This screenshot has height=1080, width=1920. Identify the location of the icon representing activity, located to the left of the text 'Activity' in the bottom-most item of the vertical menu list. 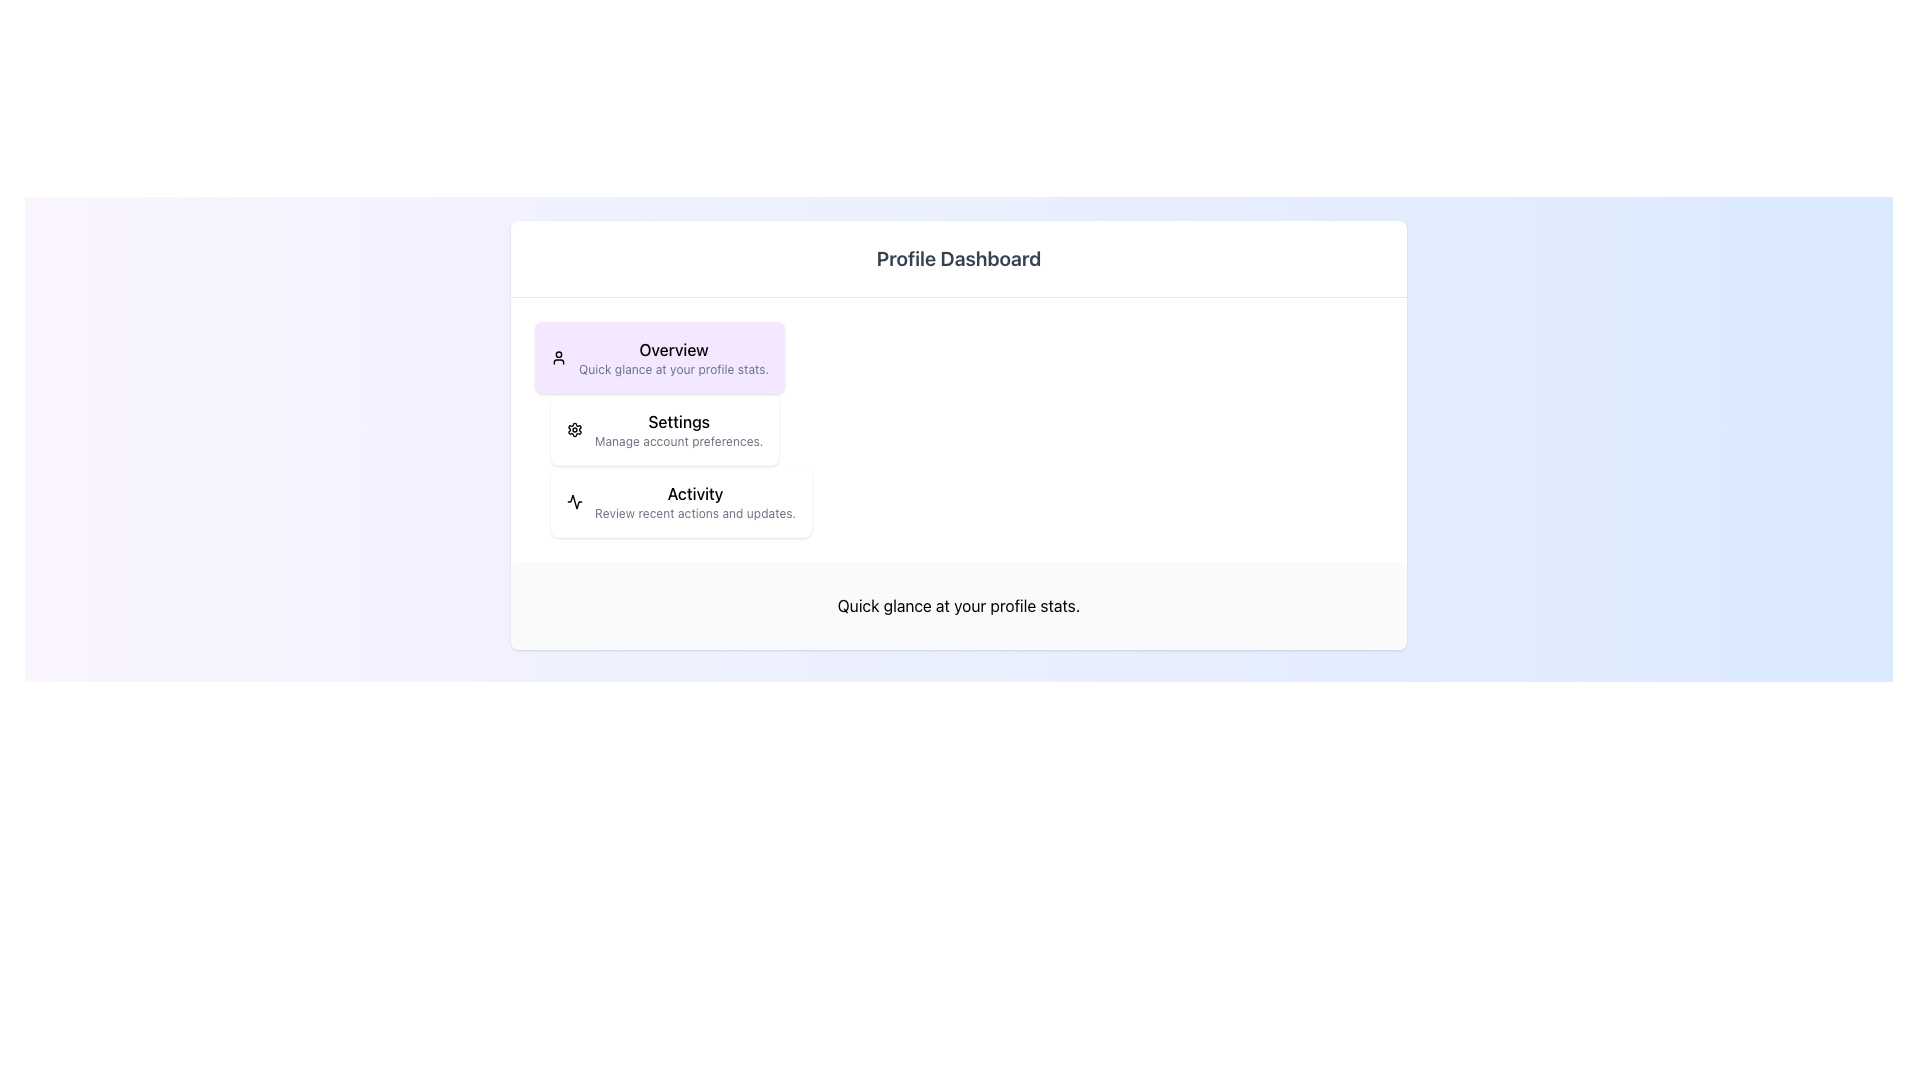
(574, 500).